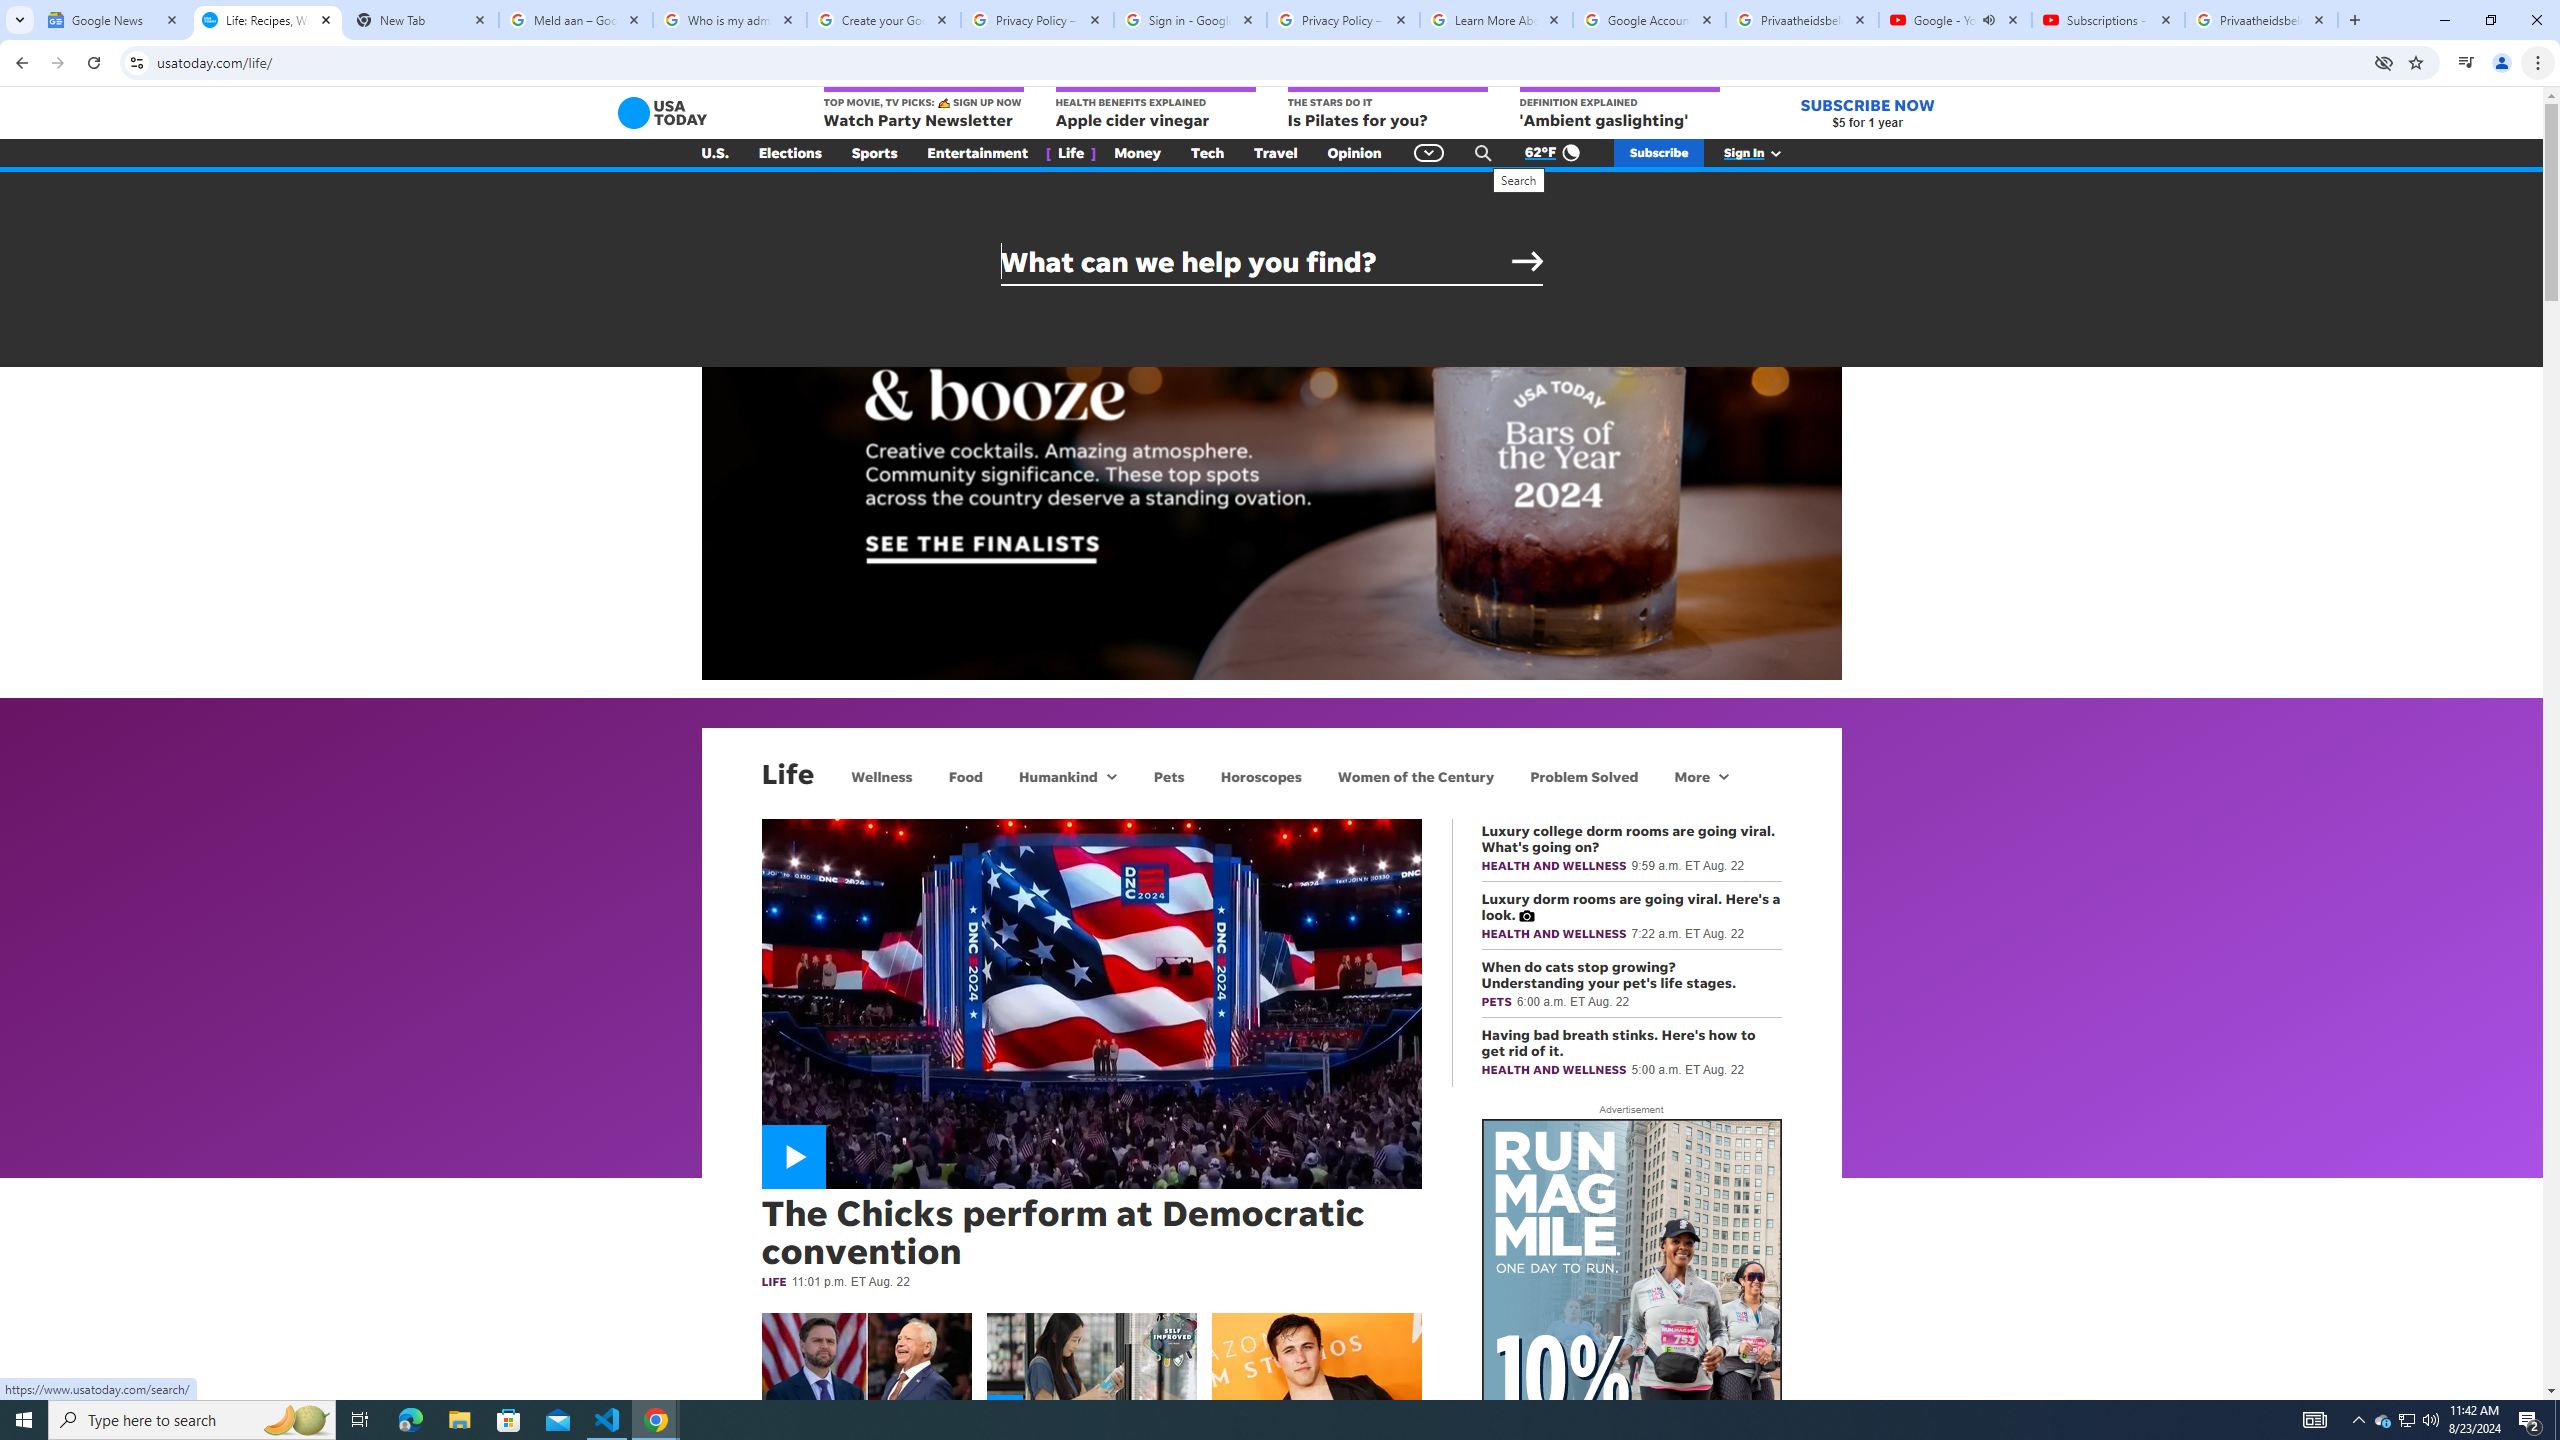  Describe the element at coordinates (880, 775) in the screenshot. I see `'Wellness'` at that location.